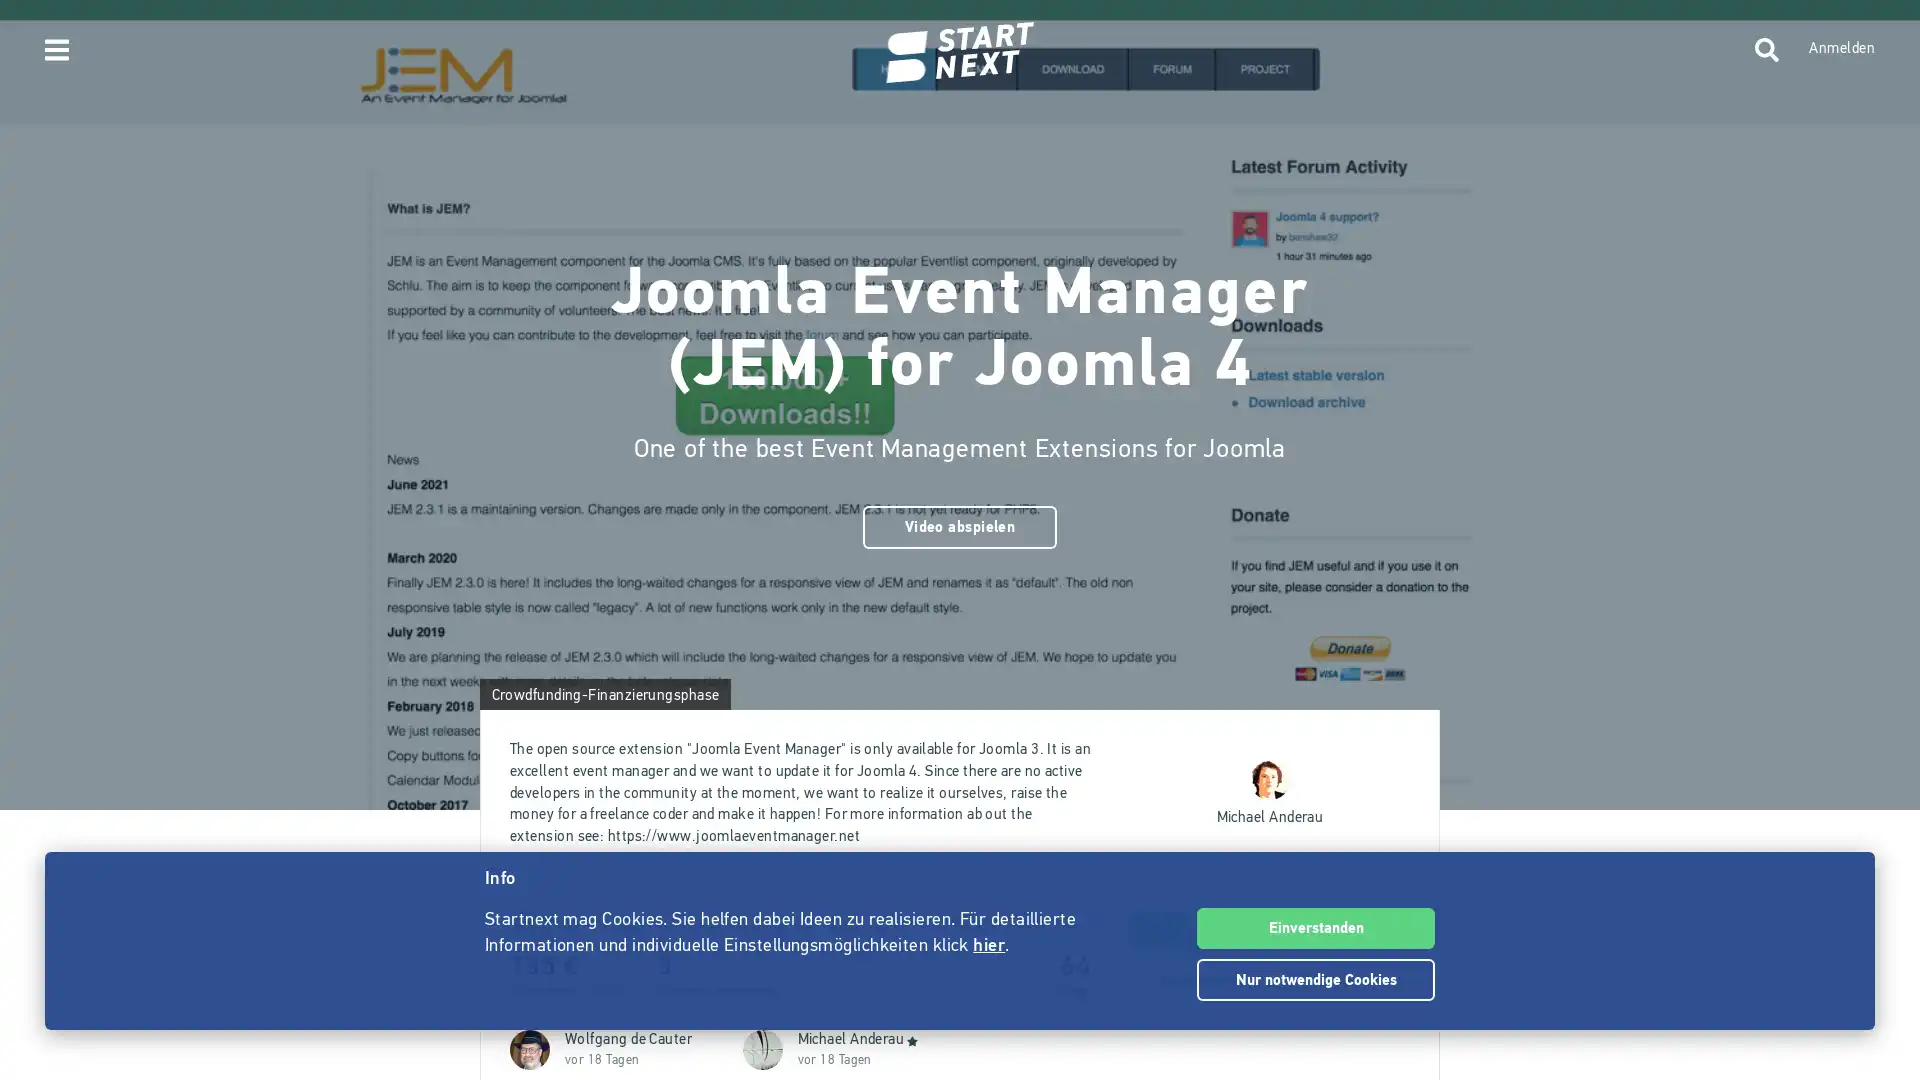 The image size is (1920, 1080). Describe the element at coordinates (1315, 927) in the screenshot. I see `Einverstanden` at that location.